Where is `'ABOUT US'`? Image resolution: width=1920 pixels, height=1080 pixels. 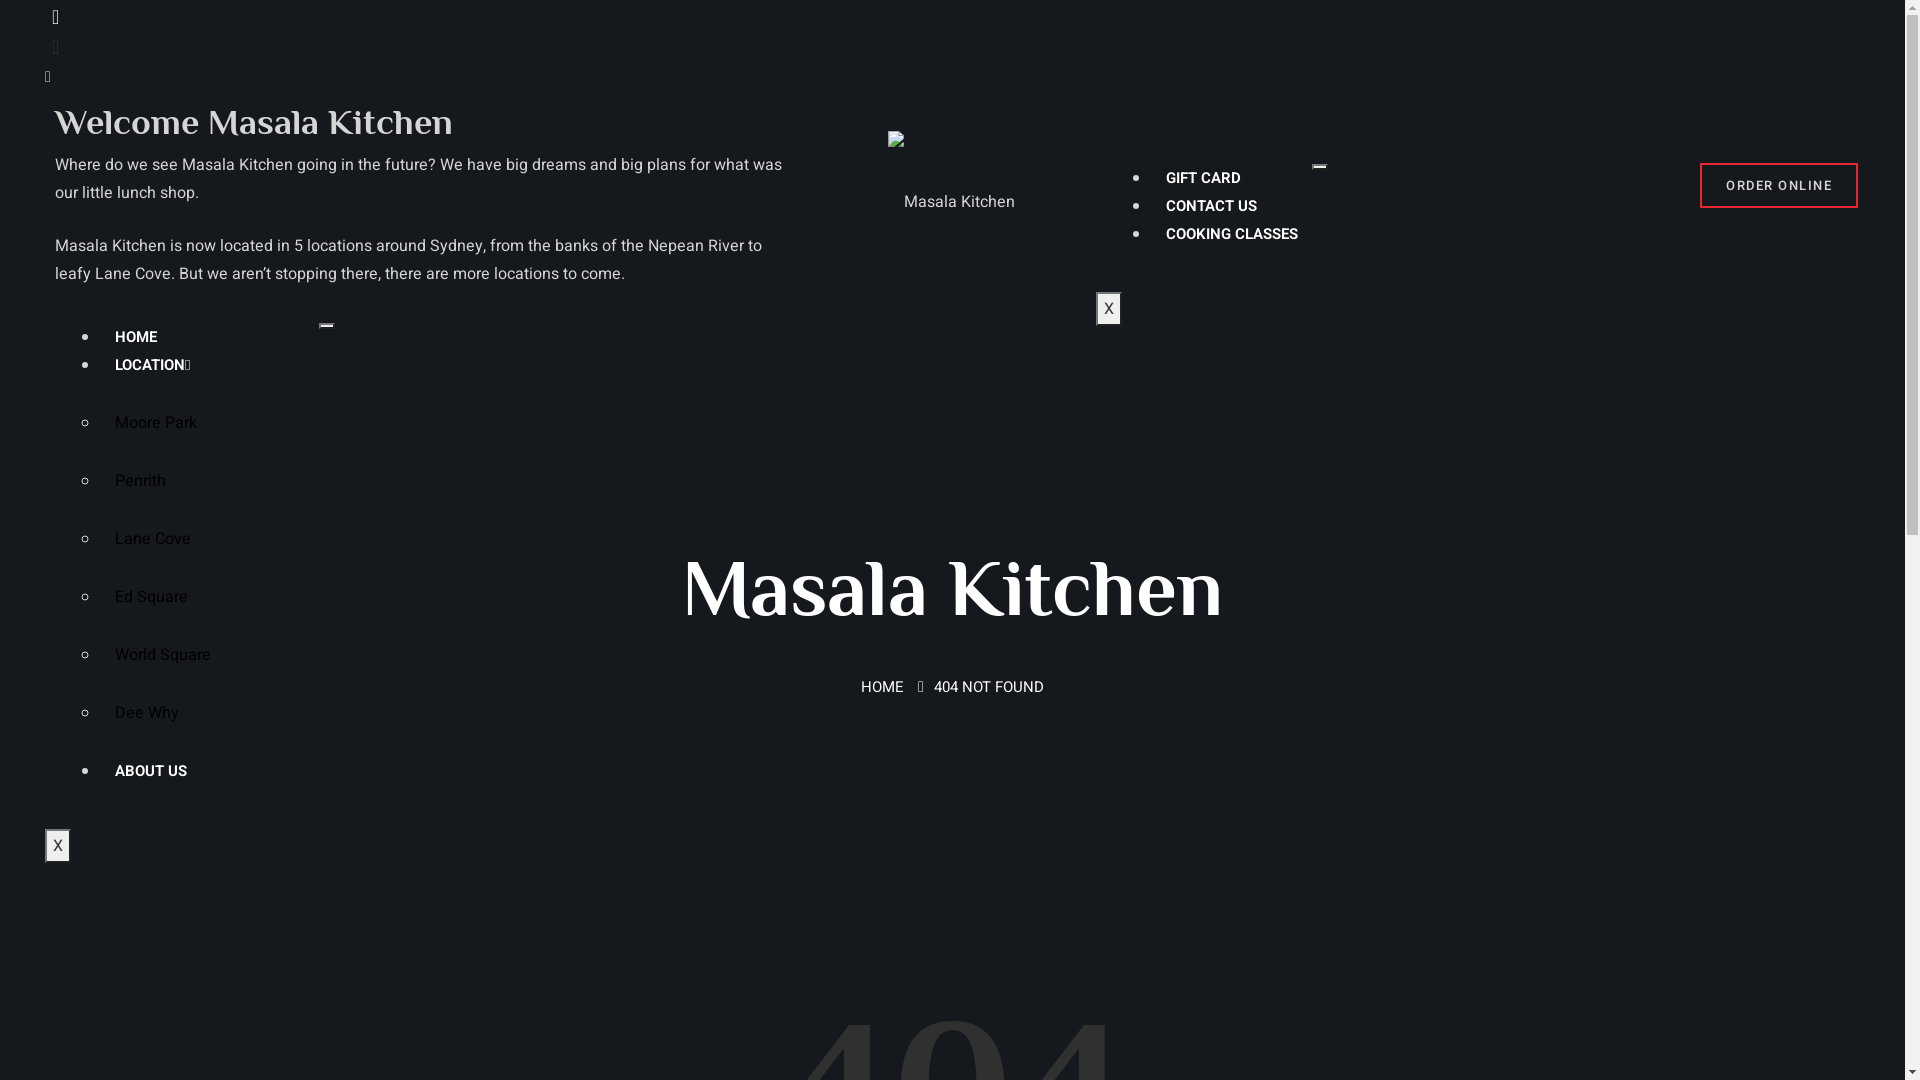
'ABOUT US' is located at coordinates (99, 770).